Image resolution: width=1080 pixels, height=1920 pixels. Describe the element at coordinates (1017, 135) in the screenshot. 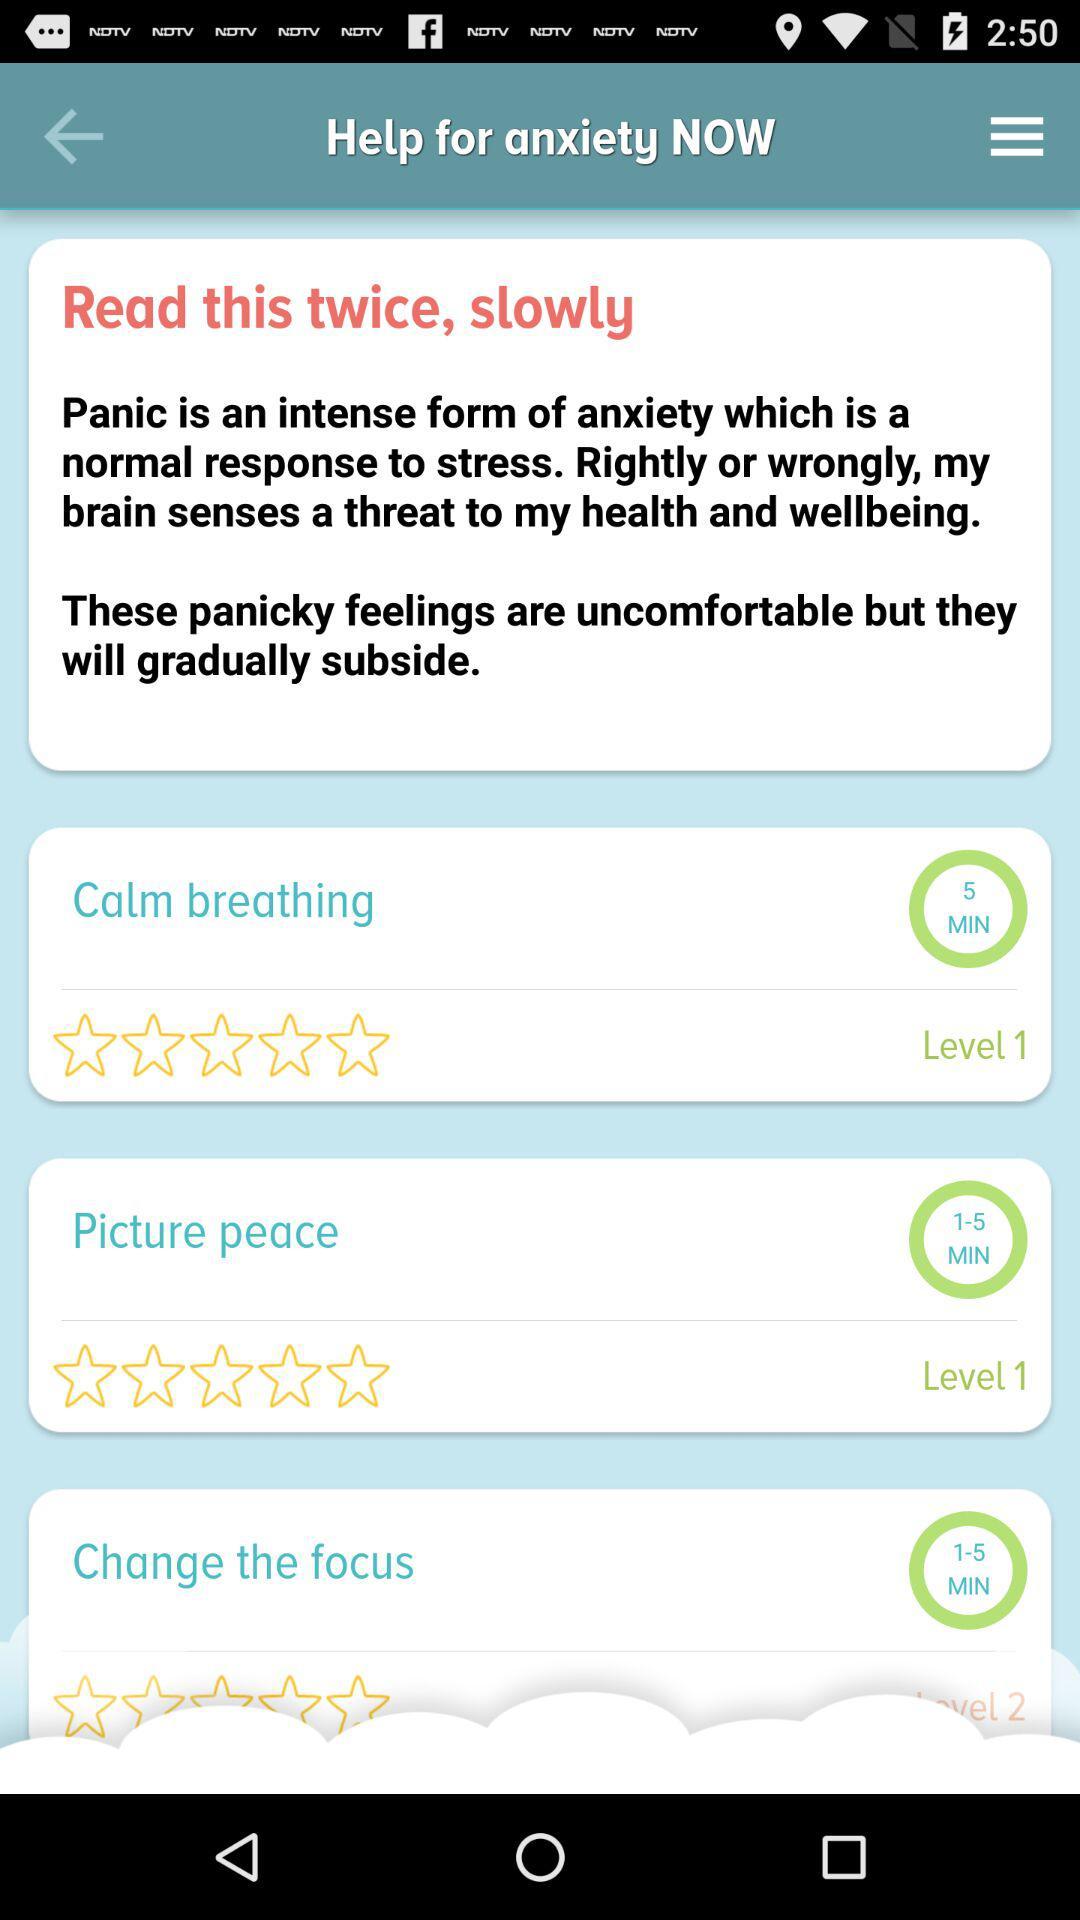

I see `item above read this twice` at that location.